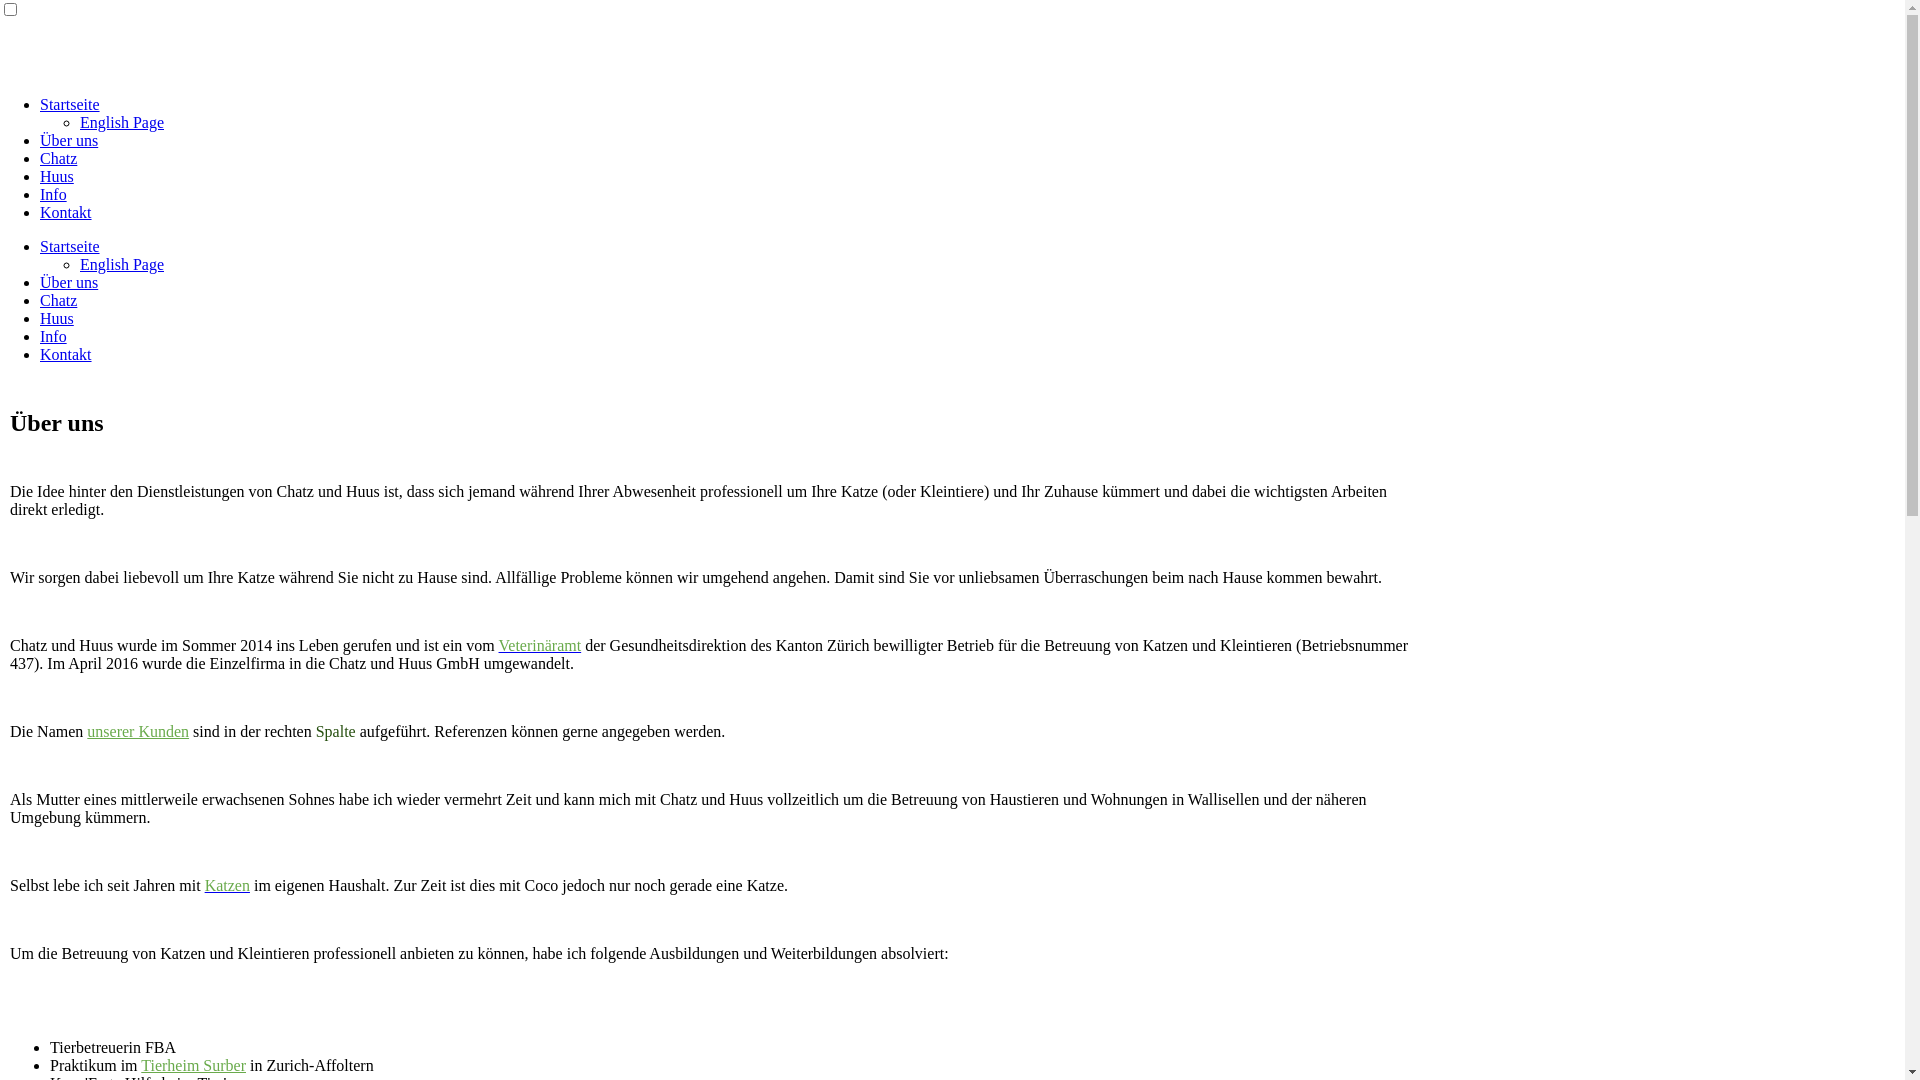 The height and width of the screenshot is (1080, 1920). I want to click on 'Chatz', so click(58, 157).